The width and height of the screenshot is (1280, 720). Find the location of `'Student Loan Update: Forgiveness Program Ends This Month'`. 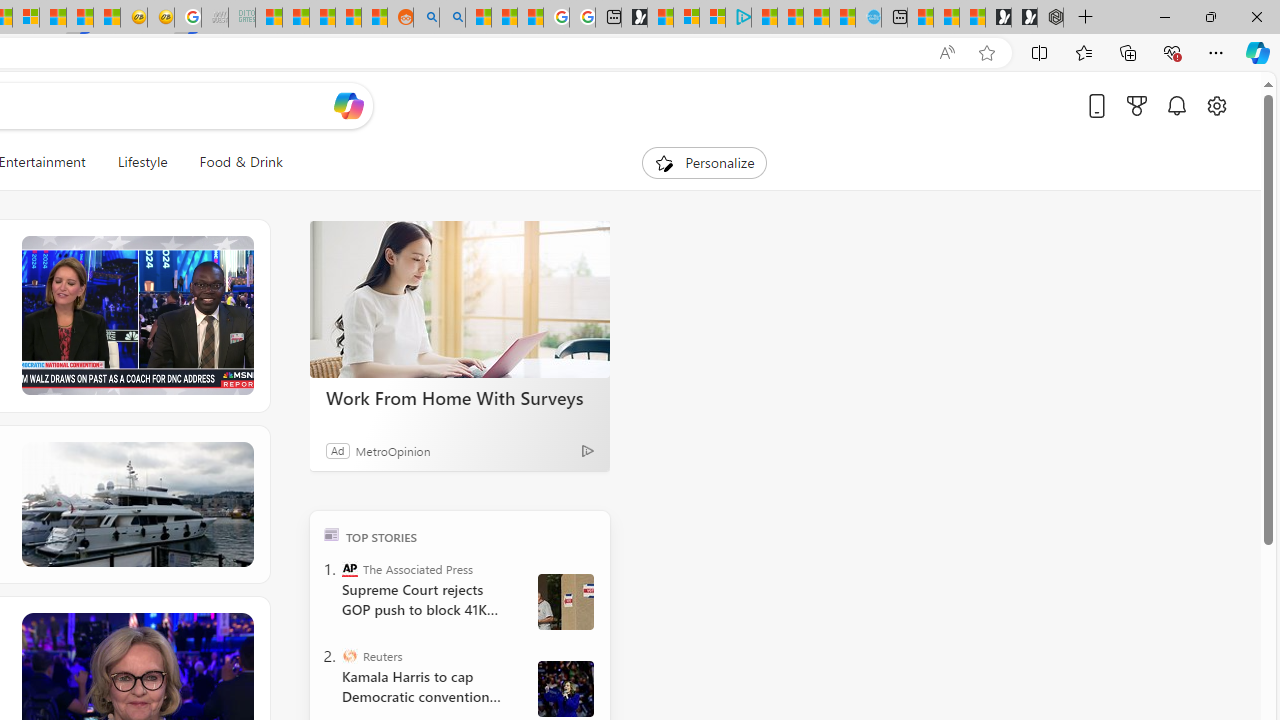

'Student Loan Update: Forgiveness Program Ends This Month' is located at coordinates (348, 17).